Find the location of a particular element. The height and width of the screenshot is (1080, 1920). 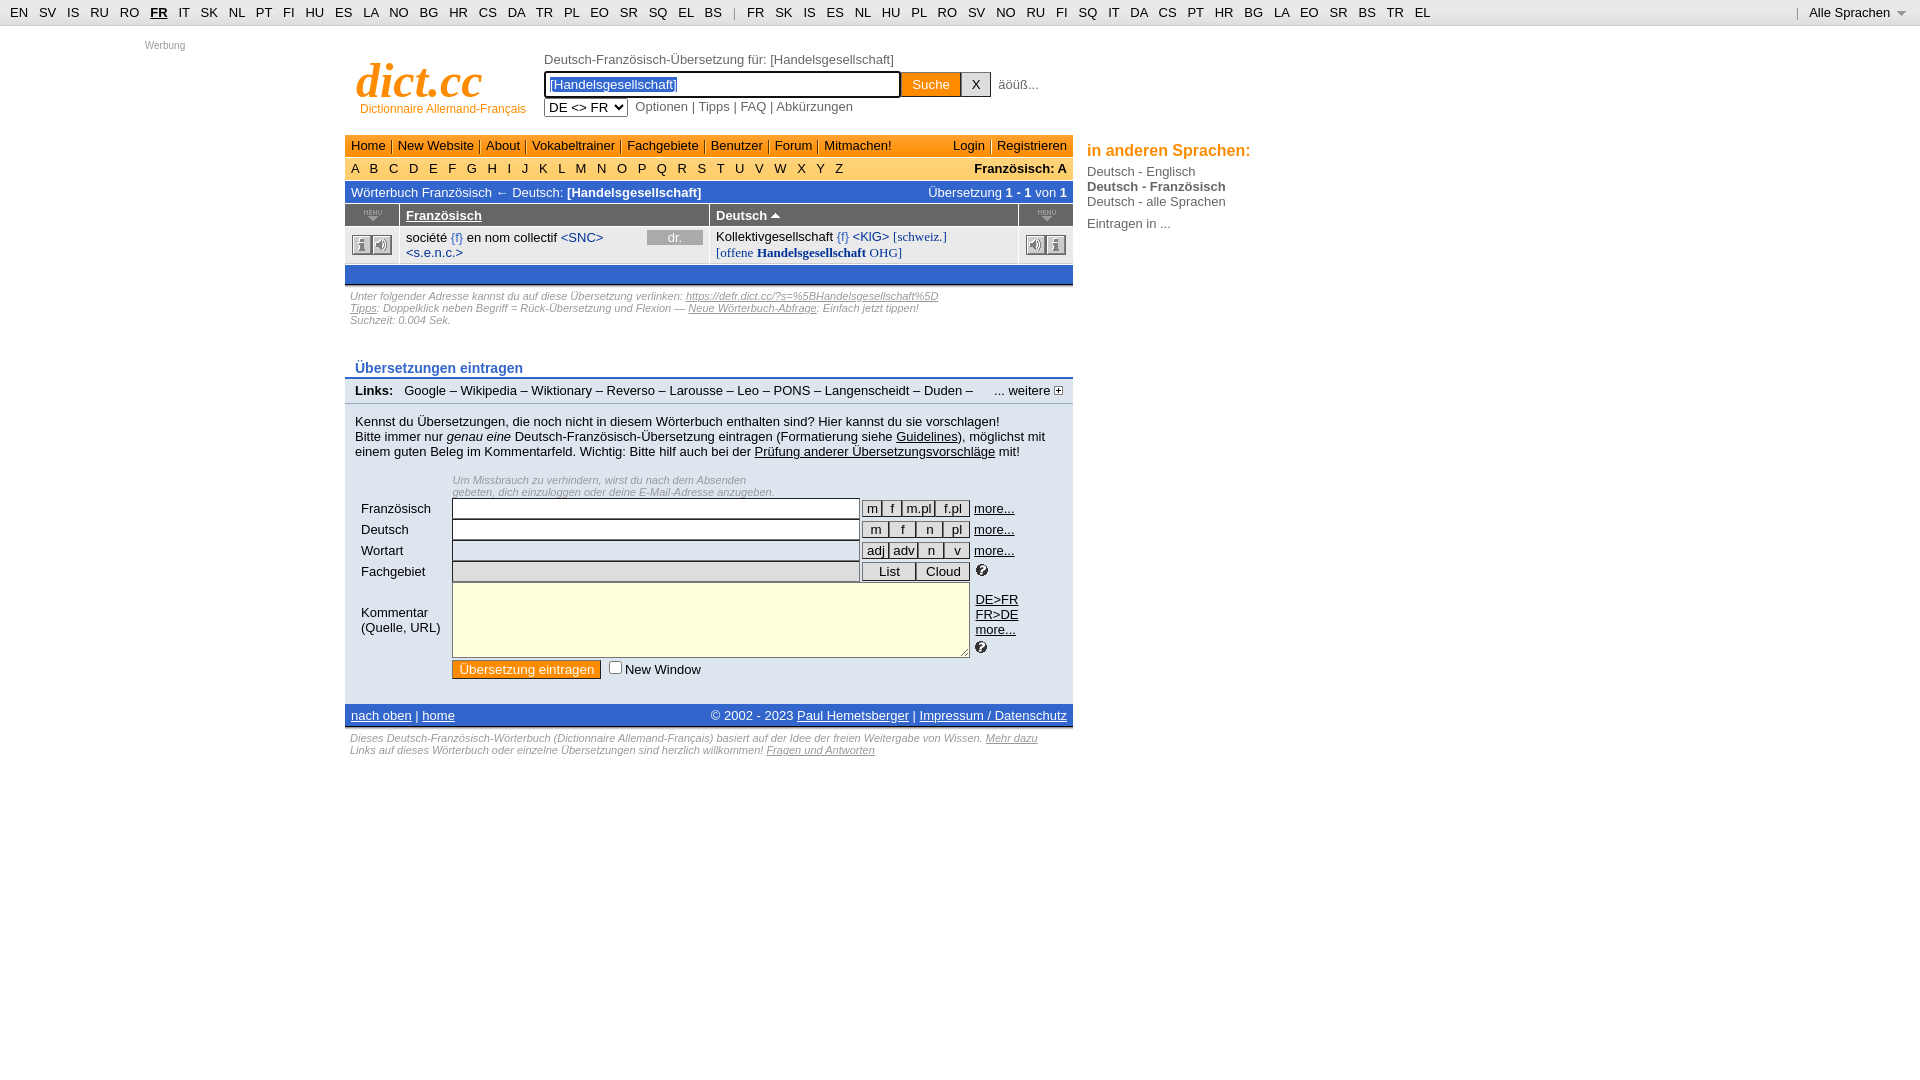

'D' is located at coordinates (412, 167).